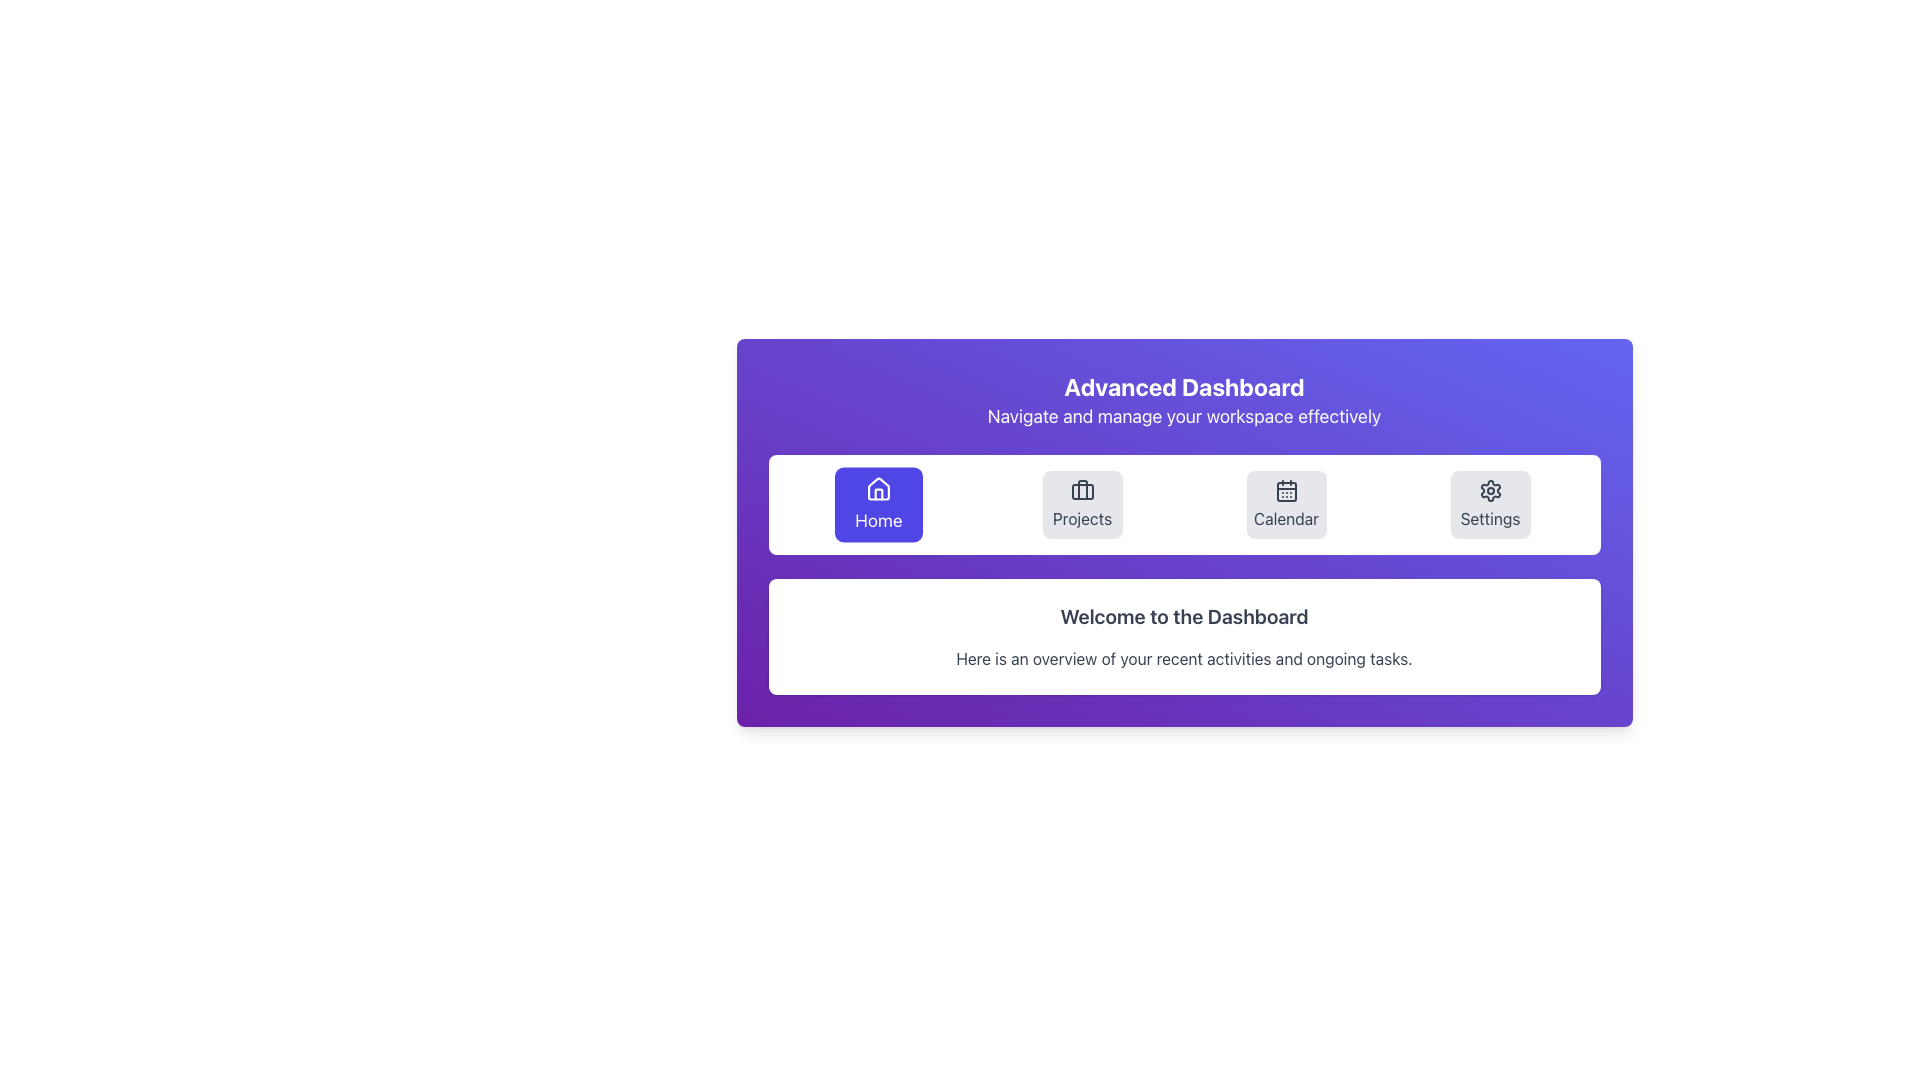 The height and width of the screenshot is (1080, 1920). I want to click on text content of the 'Advanced Dashboard' Text Element, which displays 'Advanced Dashboard' and 'Navigate and manage your workspace effectively' on a gradient background, so click(1184, 401).